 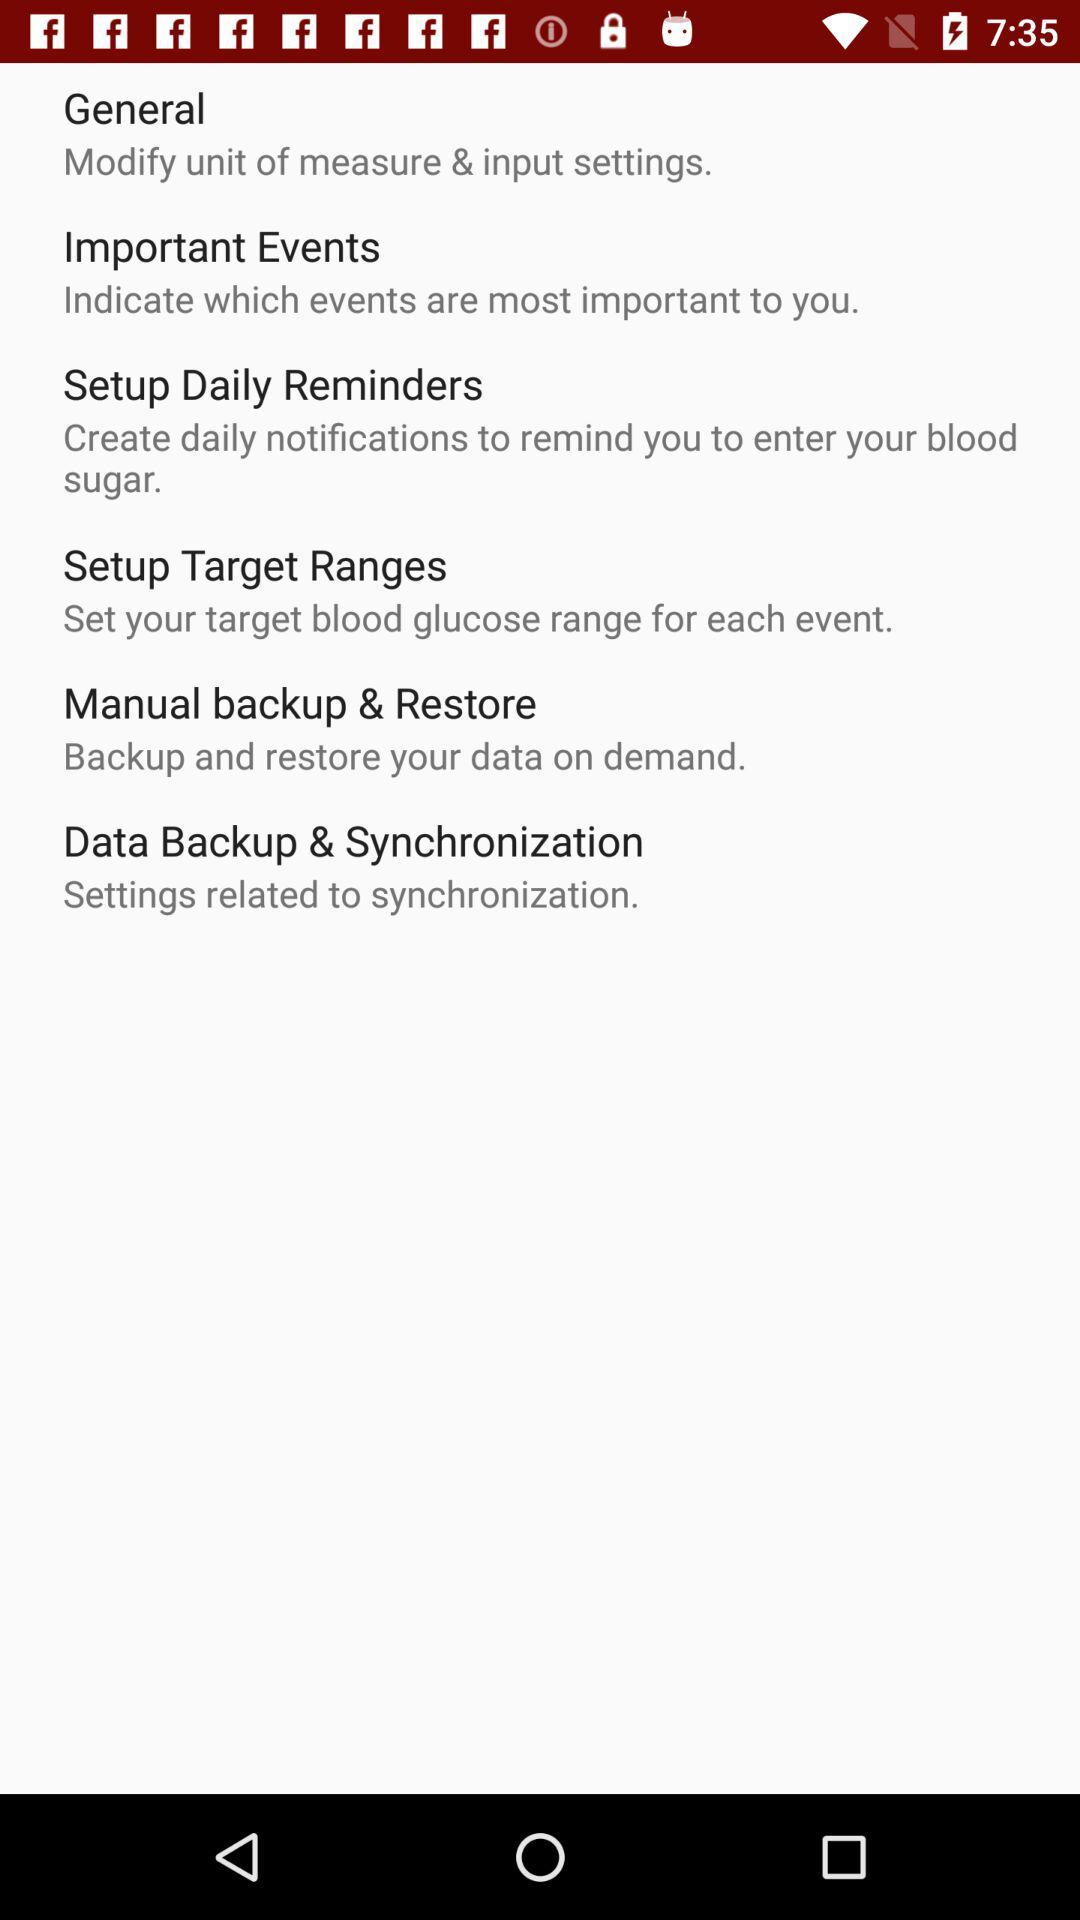 What do you see at coordinates (273, 383) in the screenshot?
I see `the item above the create daily notifications icon` at bounding box center [273, 383].